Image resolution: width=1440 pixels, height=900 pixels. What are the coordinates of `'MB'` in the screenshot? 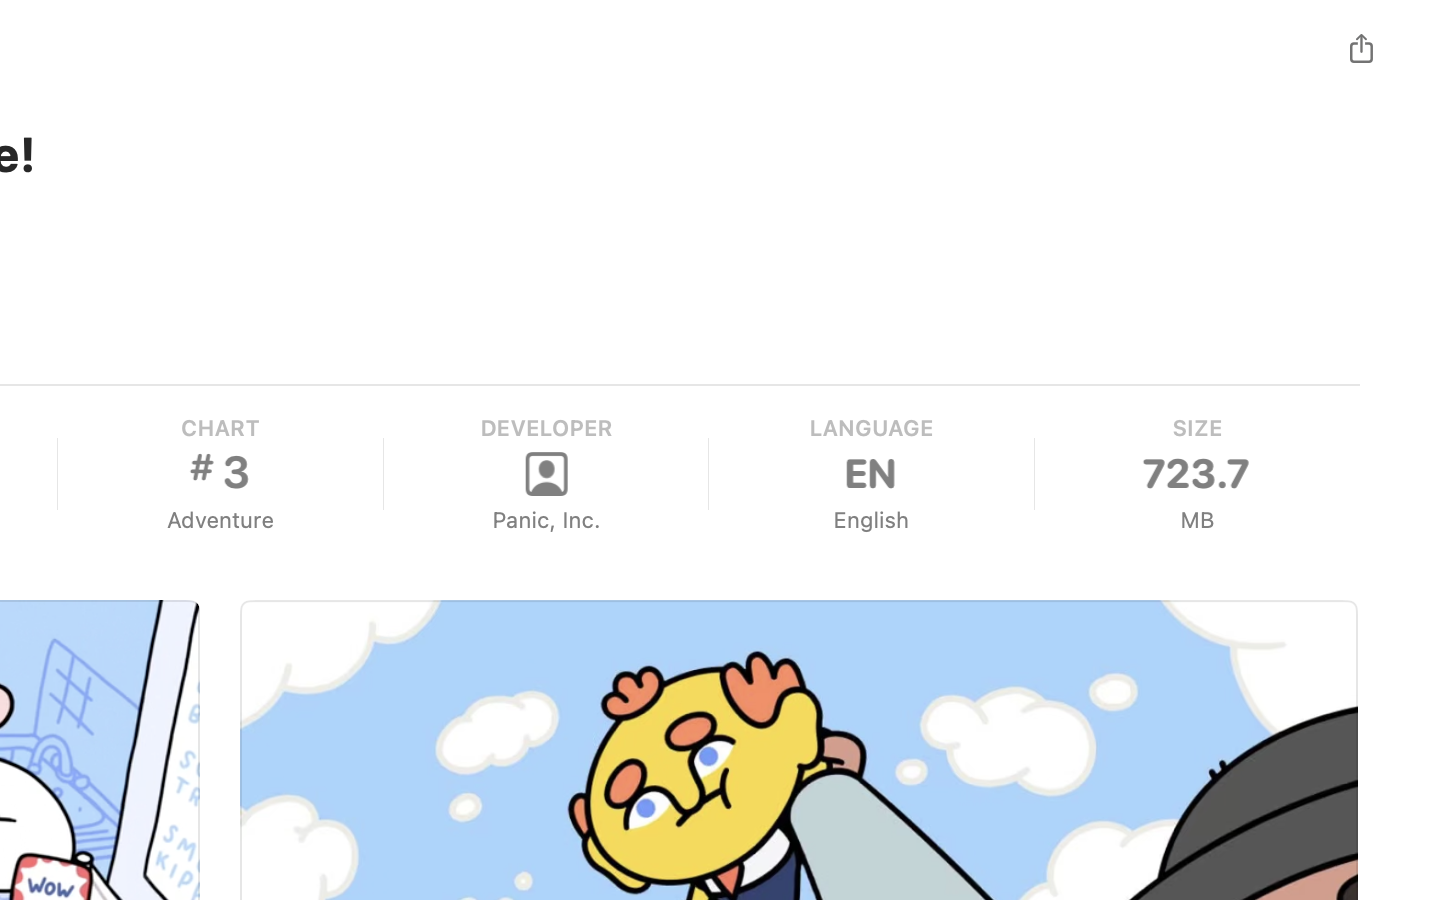 It's located at (1196, 519).